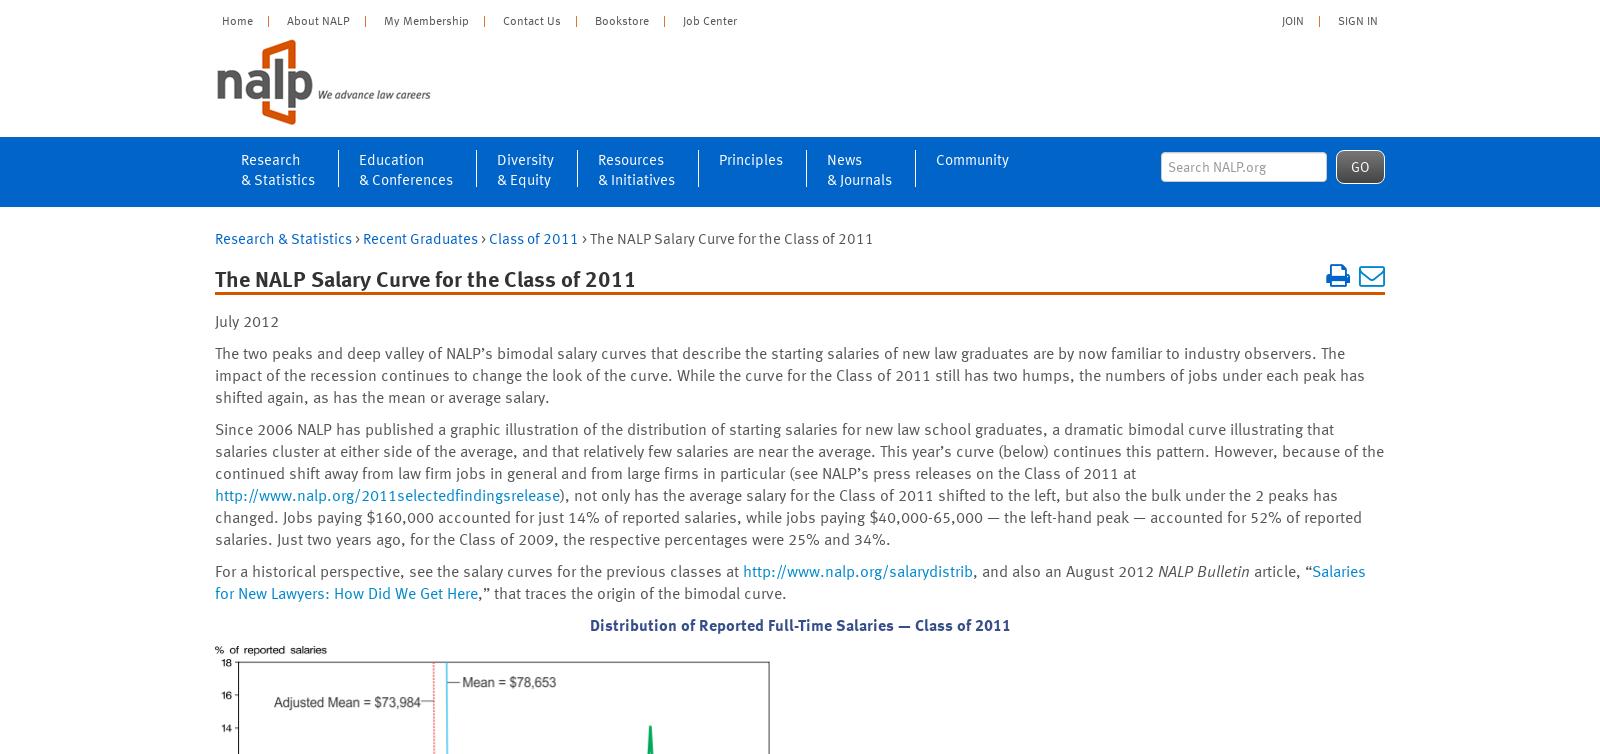  What do you see at coordinates (1291, 19) in the screenshot?
I see `'JOIN'` at bounding box center [1291, 19].